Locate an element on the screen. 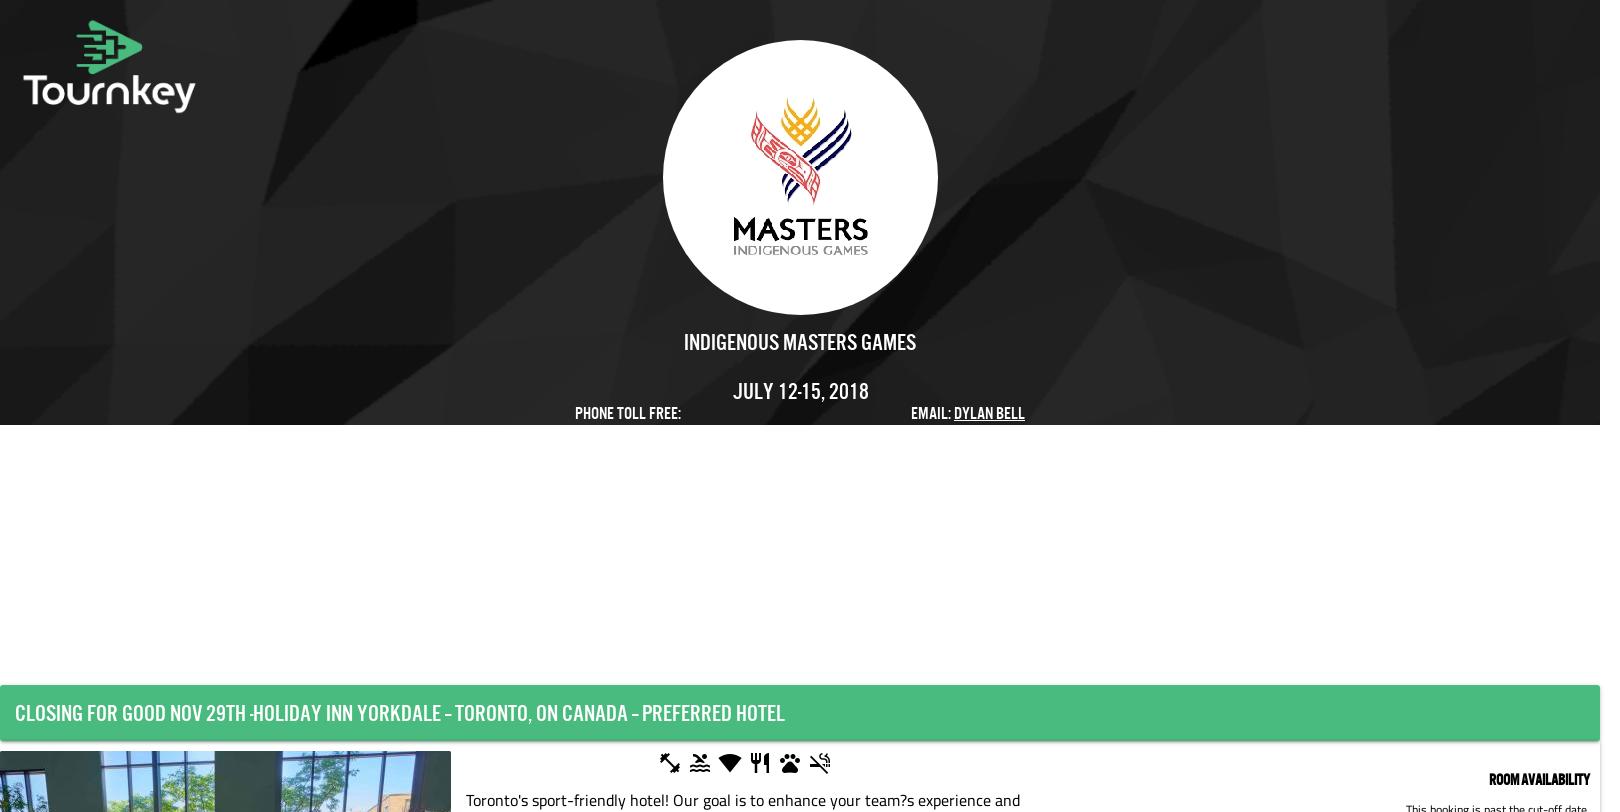  'Free WiFi' is located at coordinates (808, 765).